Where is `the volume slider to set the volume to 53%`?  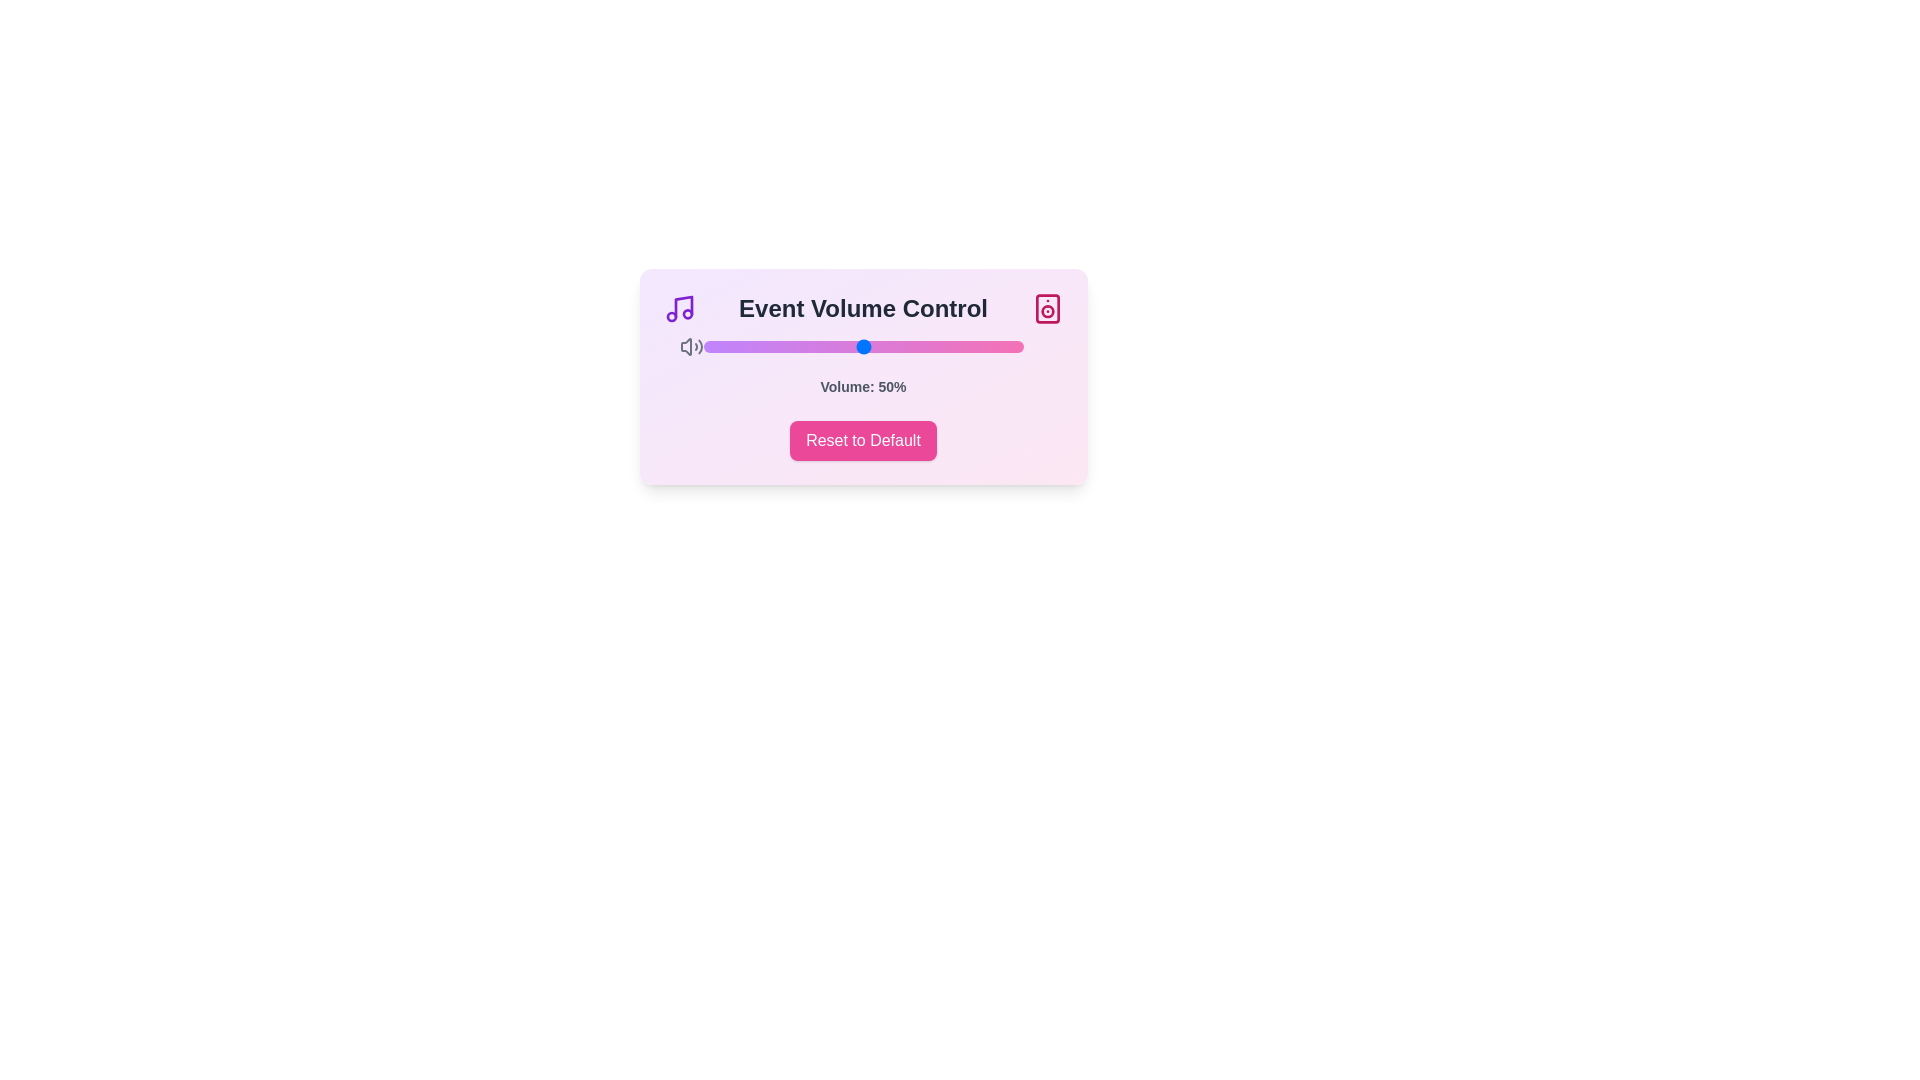
the volume slider to set the volume to 53% is located at coordinates (873, 346).